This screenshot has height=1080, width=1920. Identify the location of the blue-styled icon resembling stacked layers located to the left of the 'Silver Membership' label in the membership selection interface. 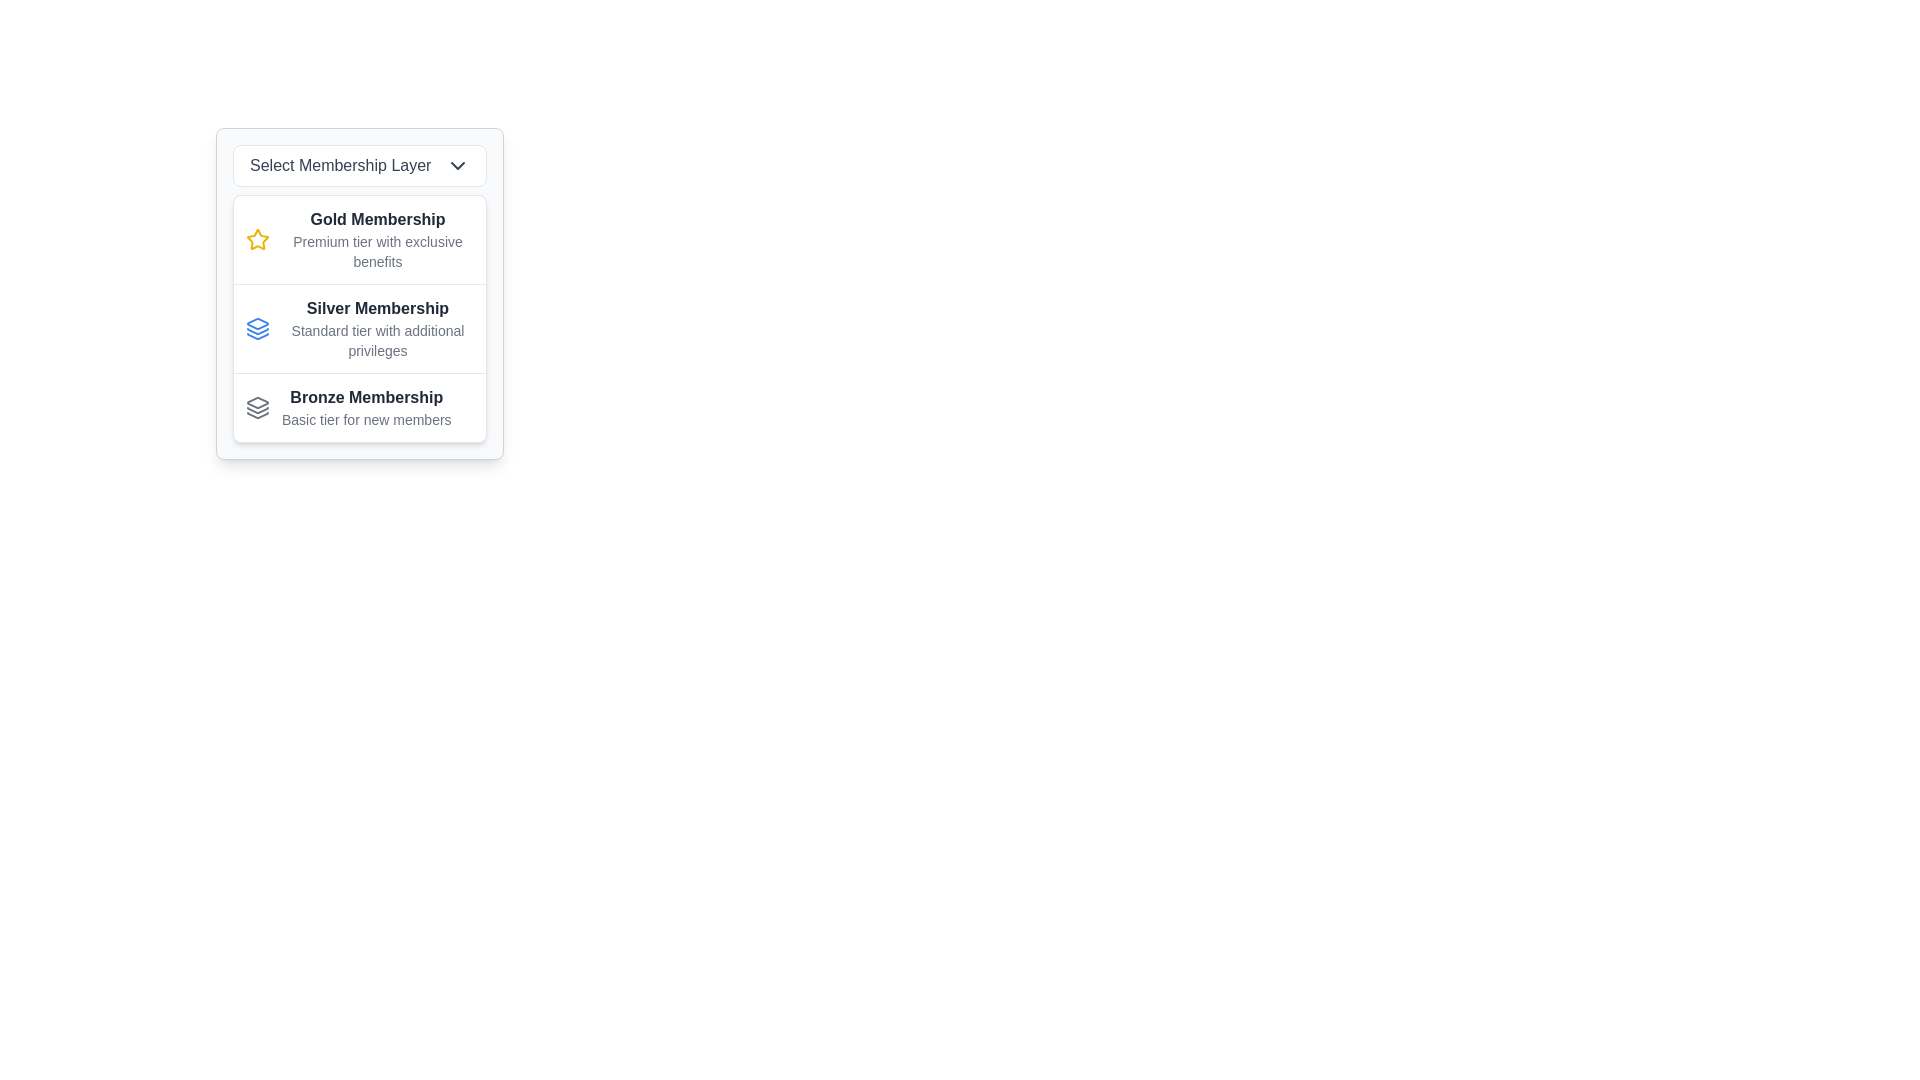
(257, 327).